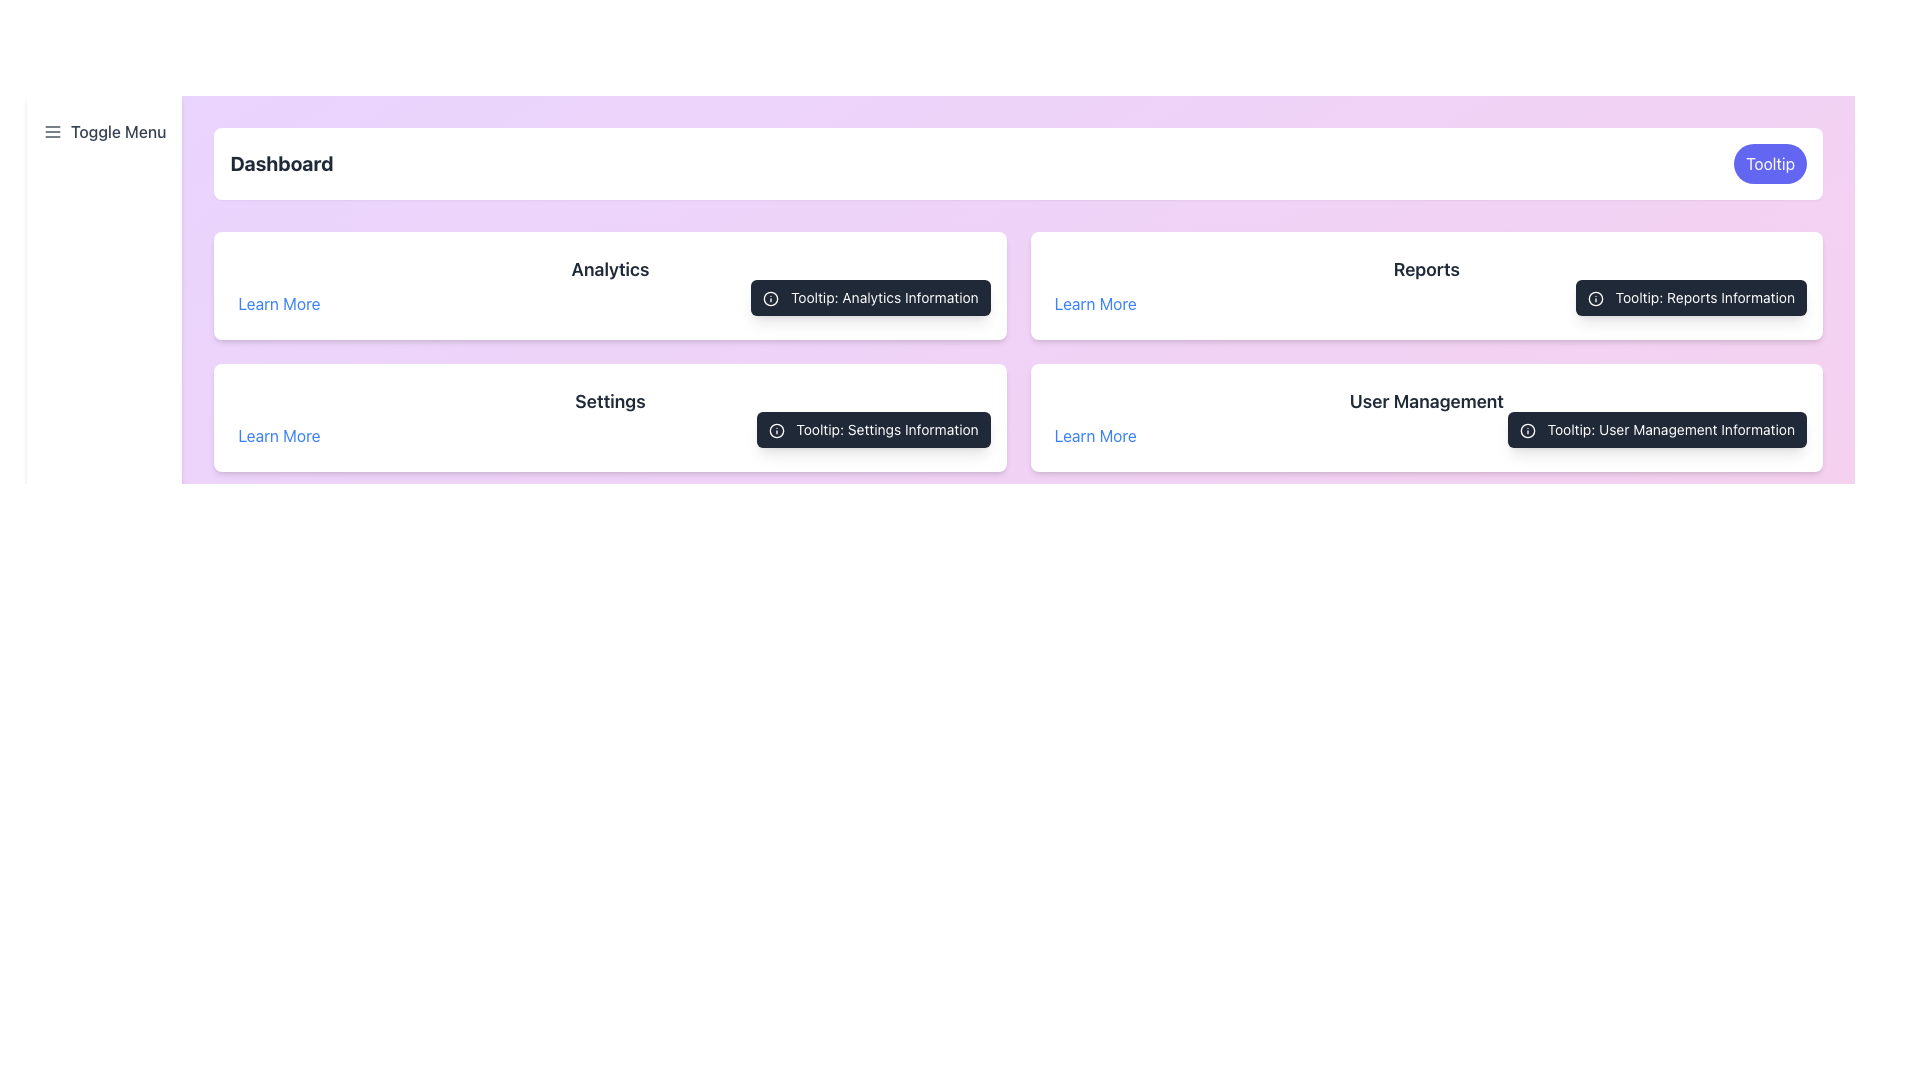 This screenshot has width=1920, height=1080. Describe the element at coordinates (1526, 430) in the screenshot. I see `the small circular icon containing a bold 'i' symbol, located to the left of the text 'Tooltip: User Management Information' in the tooltip near the 'User Management' section` at that location.